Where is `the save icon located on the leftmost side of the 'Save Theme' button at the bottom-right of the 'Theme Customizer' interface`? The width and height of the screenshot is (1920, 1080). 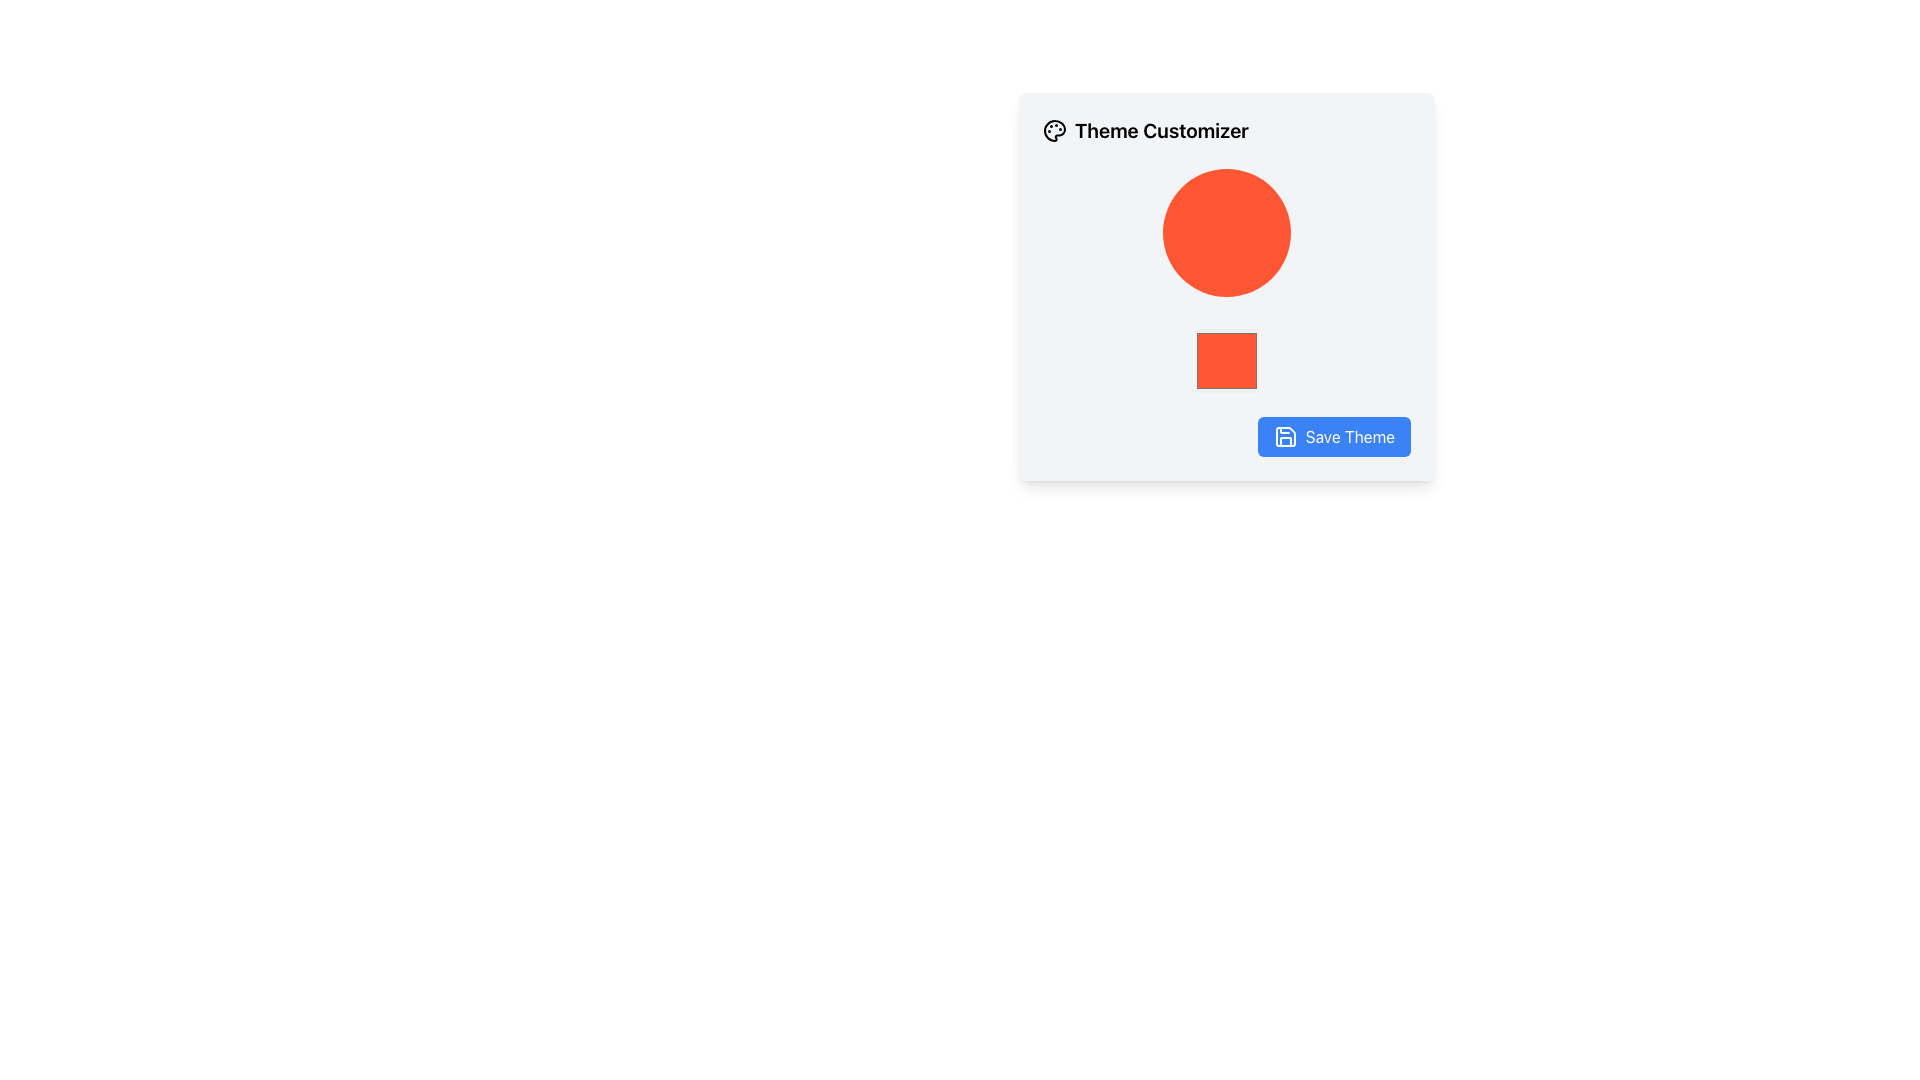 the save icon located on the leftmost side of the 'Save Theme' button at the bottom-right of the 'Theme Customizer' interface is located at coordinates (1285, 435).